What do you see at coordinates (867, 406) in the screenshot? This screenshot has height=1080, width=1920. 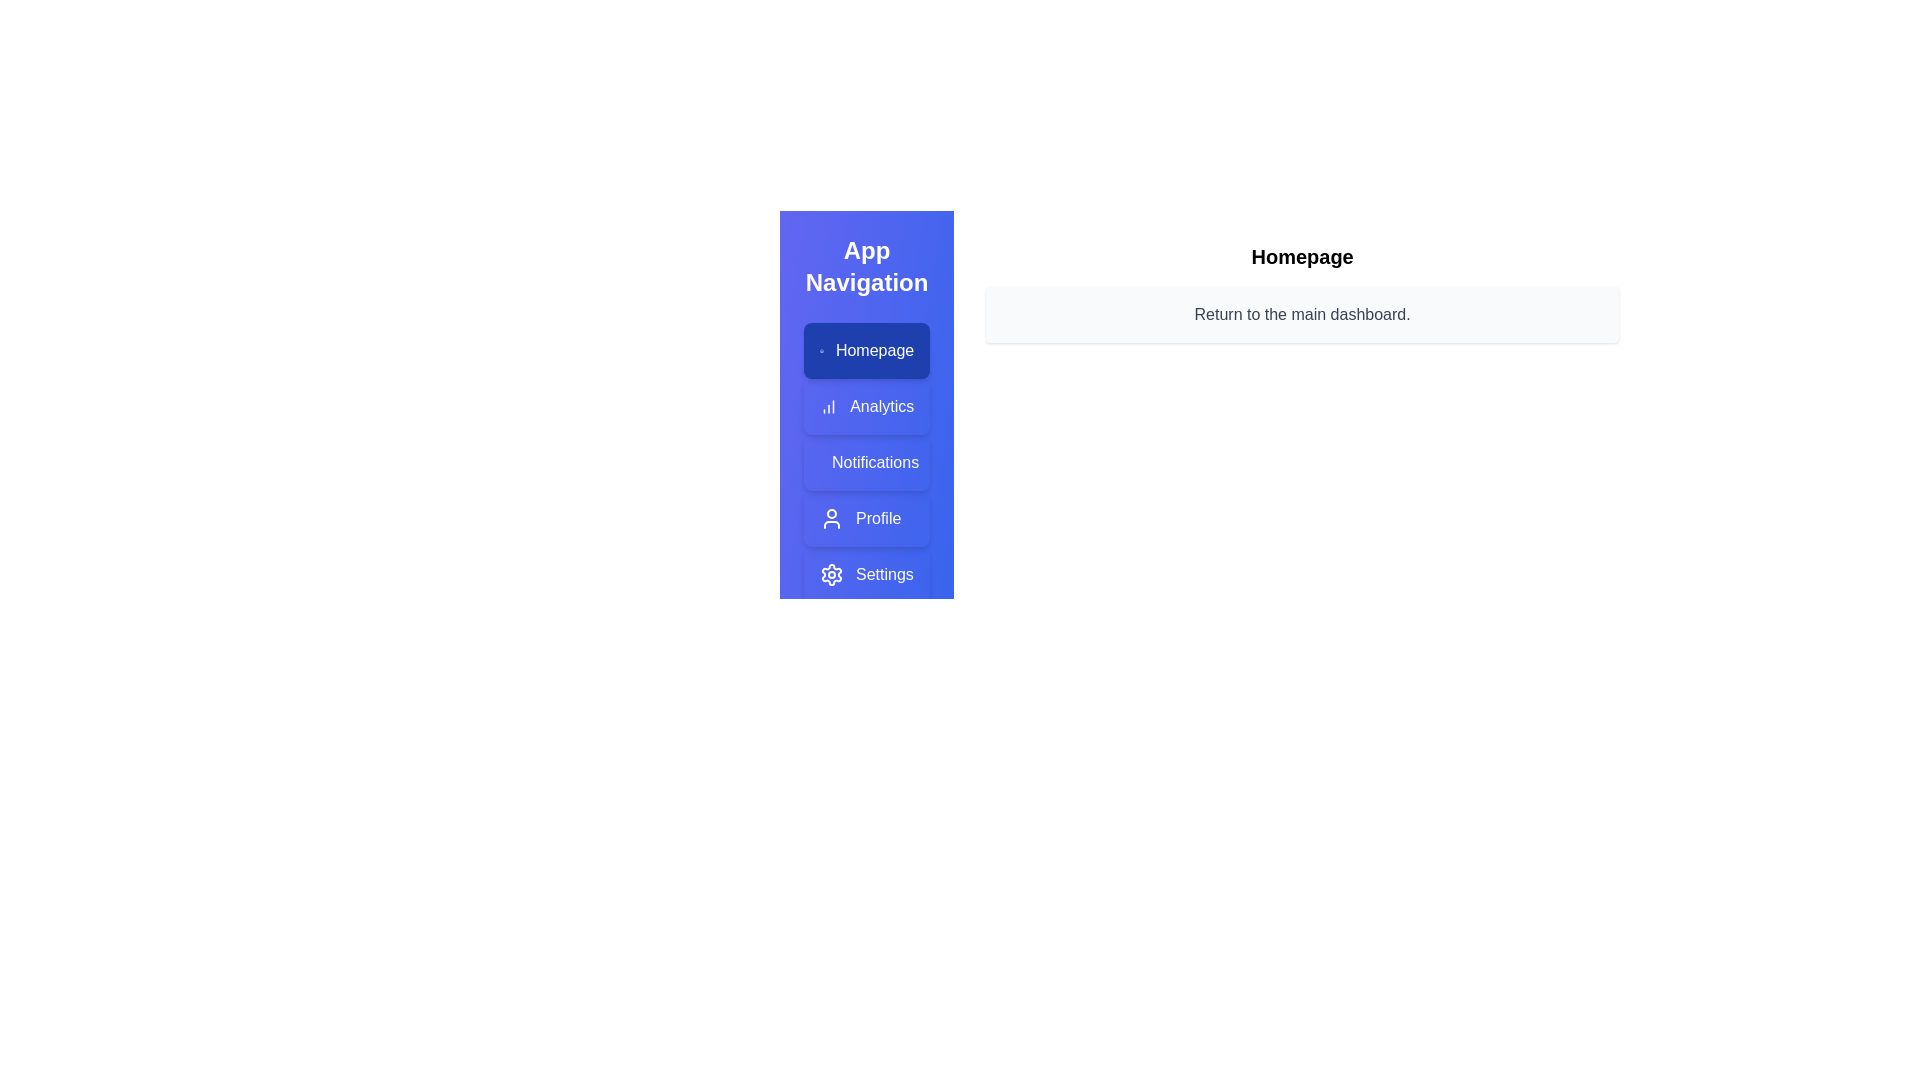 I see `the 'Analytics' navigation button, which features a graph icon and is located below the 'Homepage' button in the vertical menu` at bounding box center [867, 406].